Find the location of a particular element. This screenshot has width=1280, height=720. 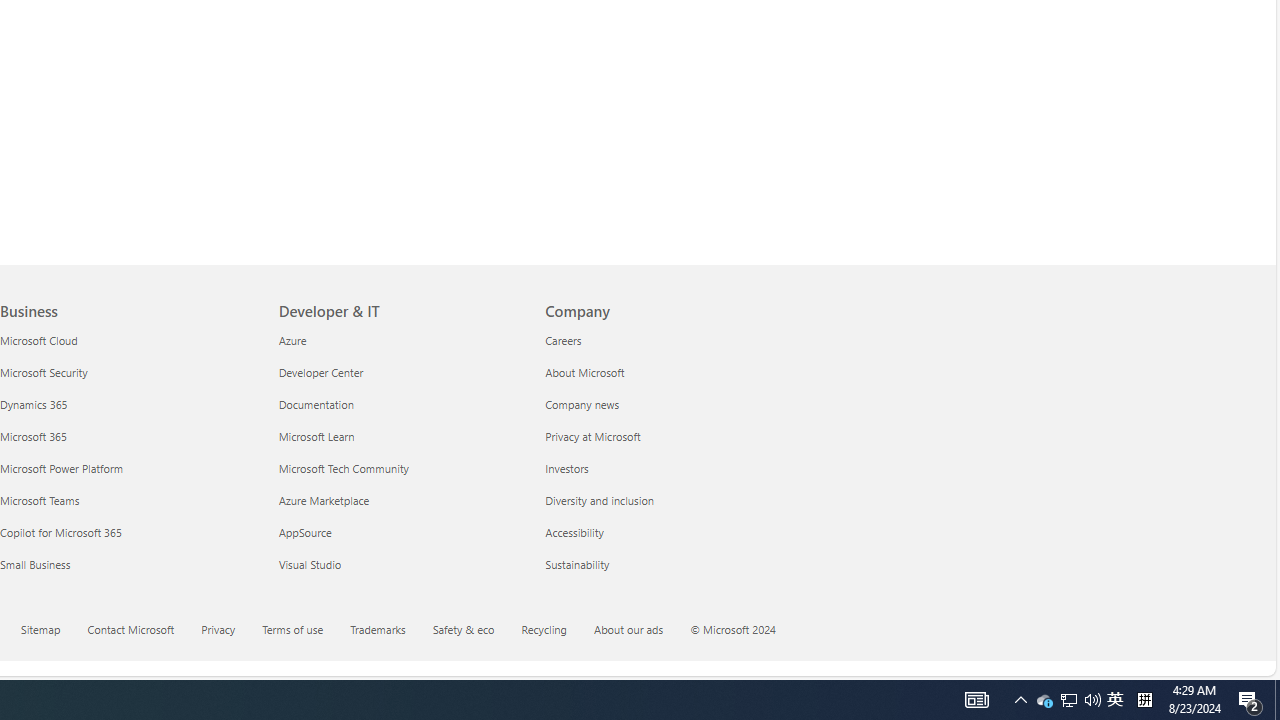

'AppSource Developer & IT' is located at coordinates (303, 531).